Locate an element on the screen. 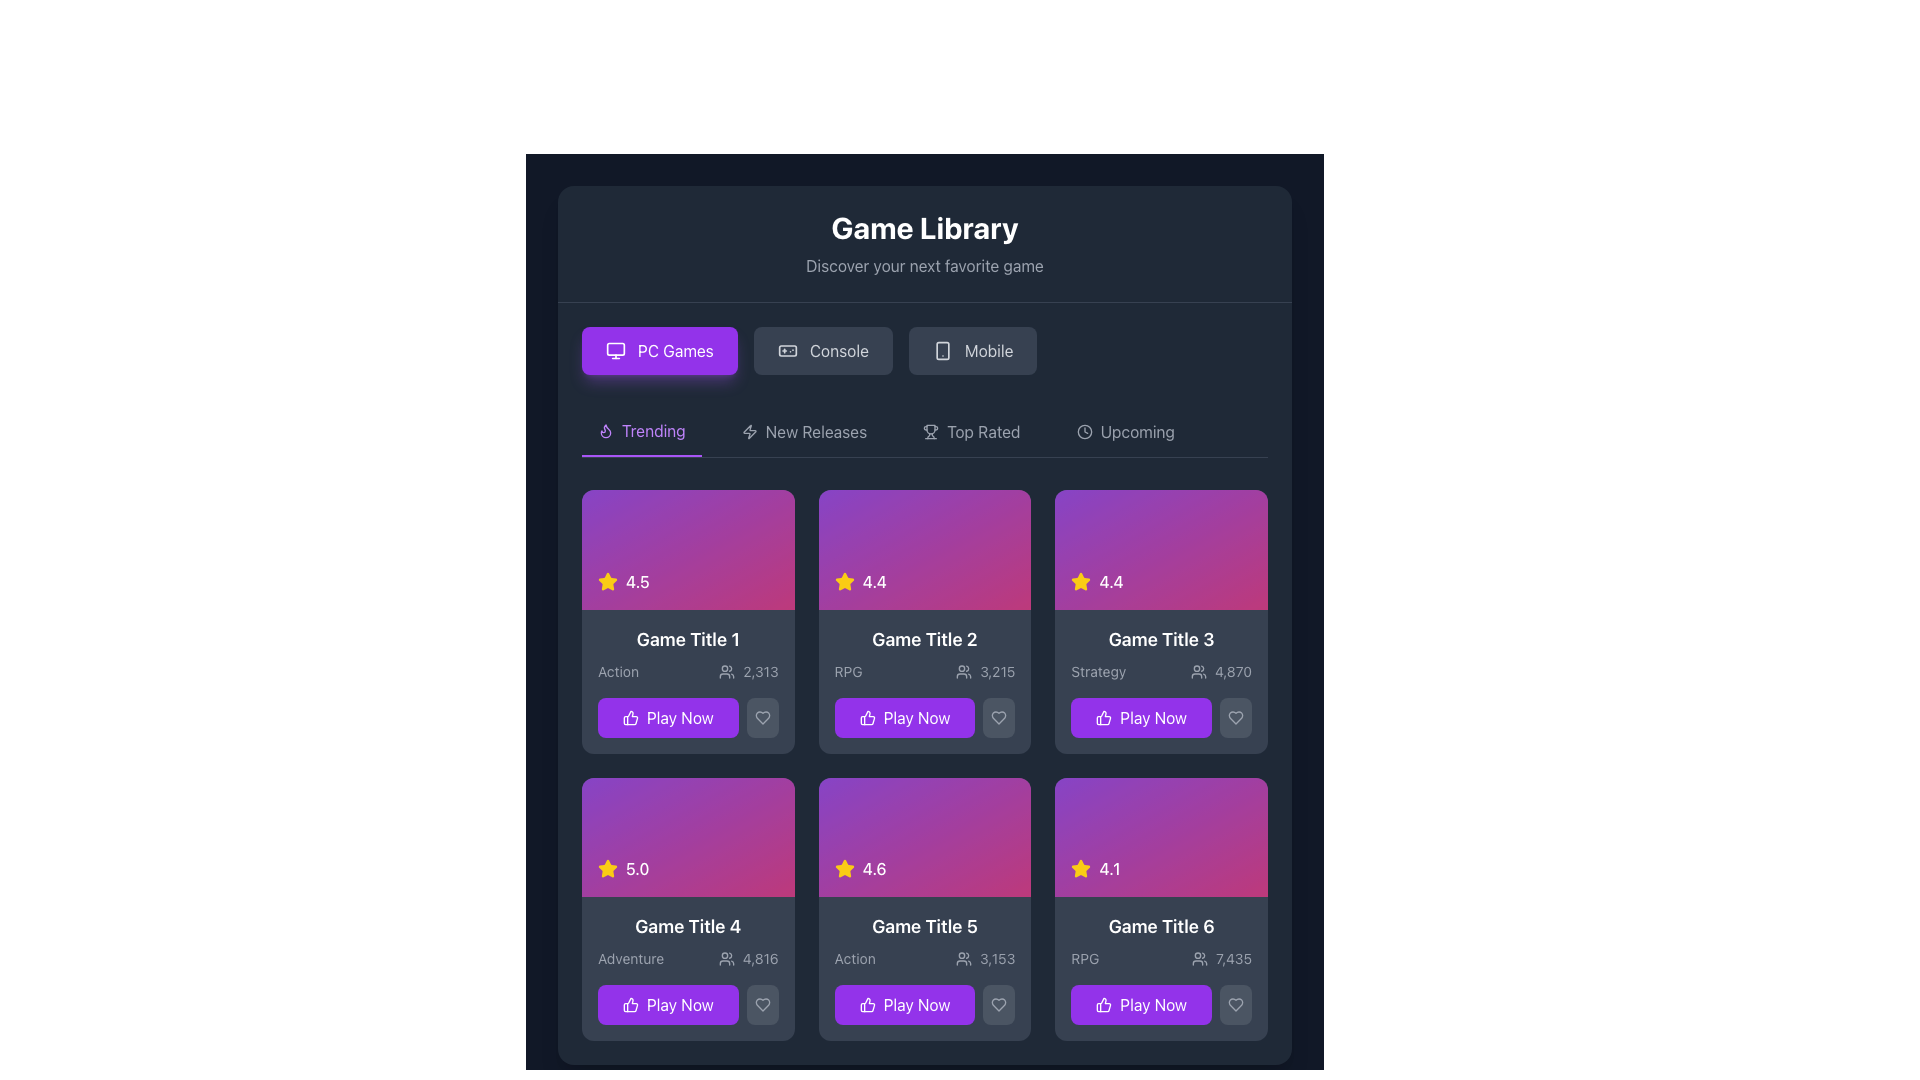 This screenshot has width=1920, height=1080. the 'Play Now' button on the Game information card for 'Game Title 5', which is visually distinguished by a purple gradient background and located in the second row and second column of the game card grid is located at coordinates (924, 968).